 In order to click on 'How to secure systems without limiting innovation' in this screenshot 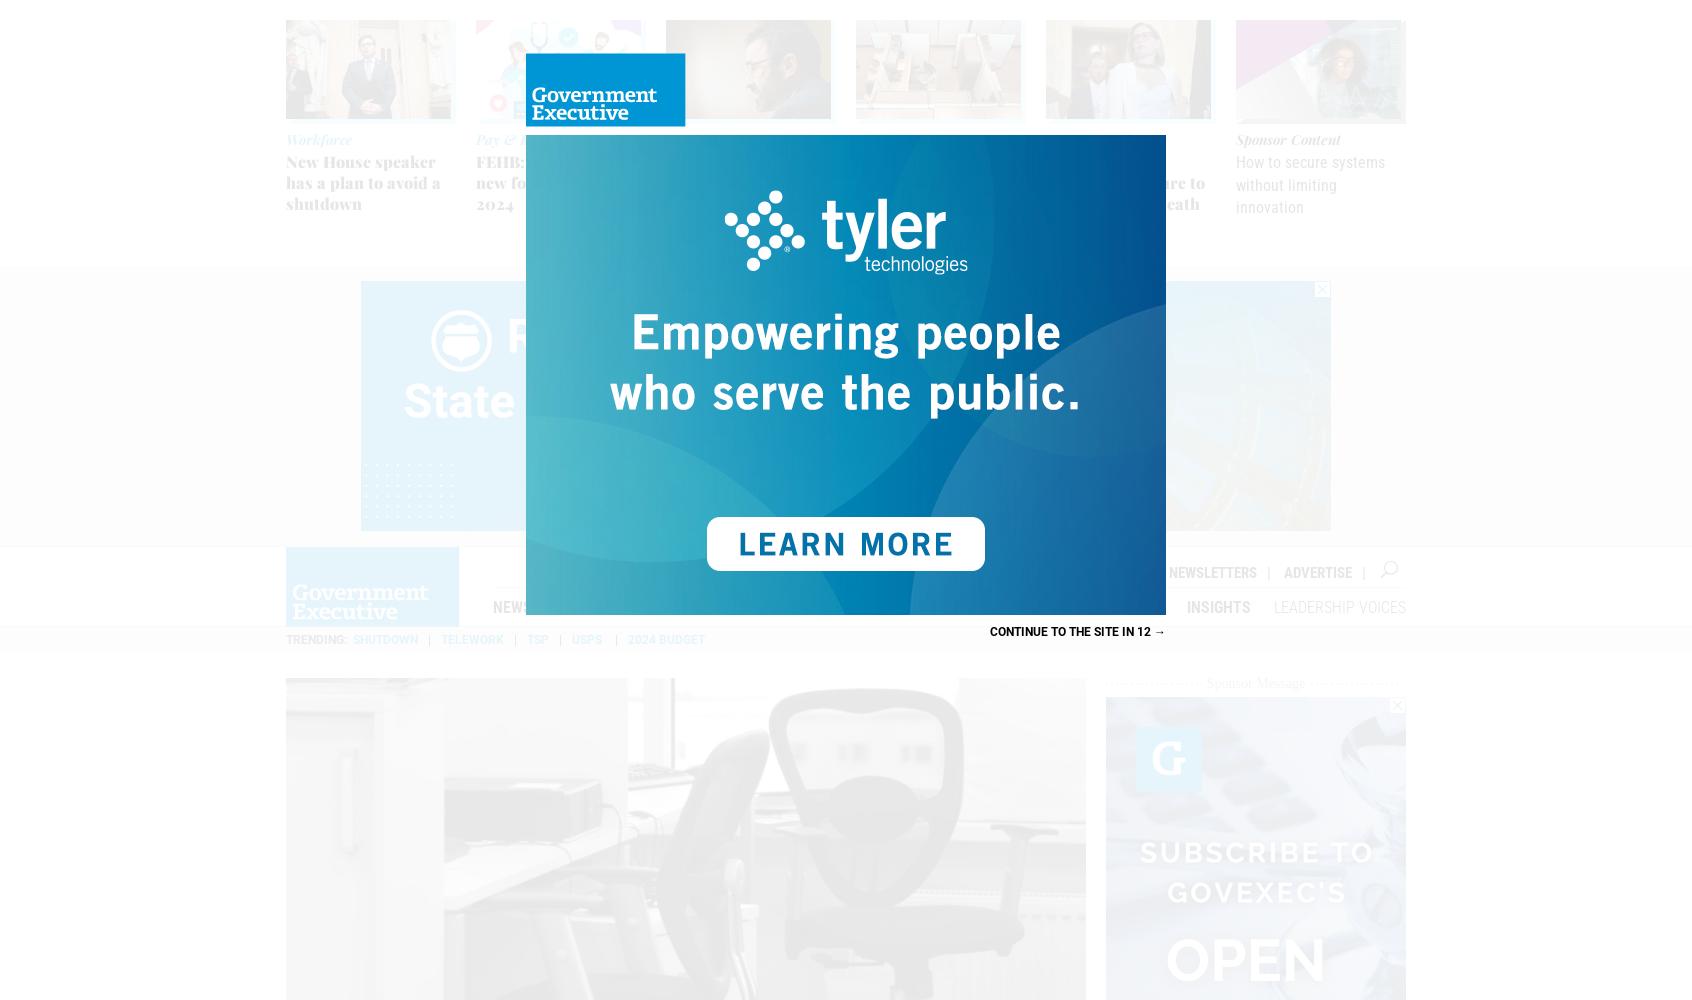, I will do `click(1236, 185)`.